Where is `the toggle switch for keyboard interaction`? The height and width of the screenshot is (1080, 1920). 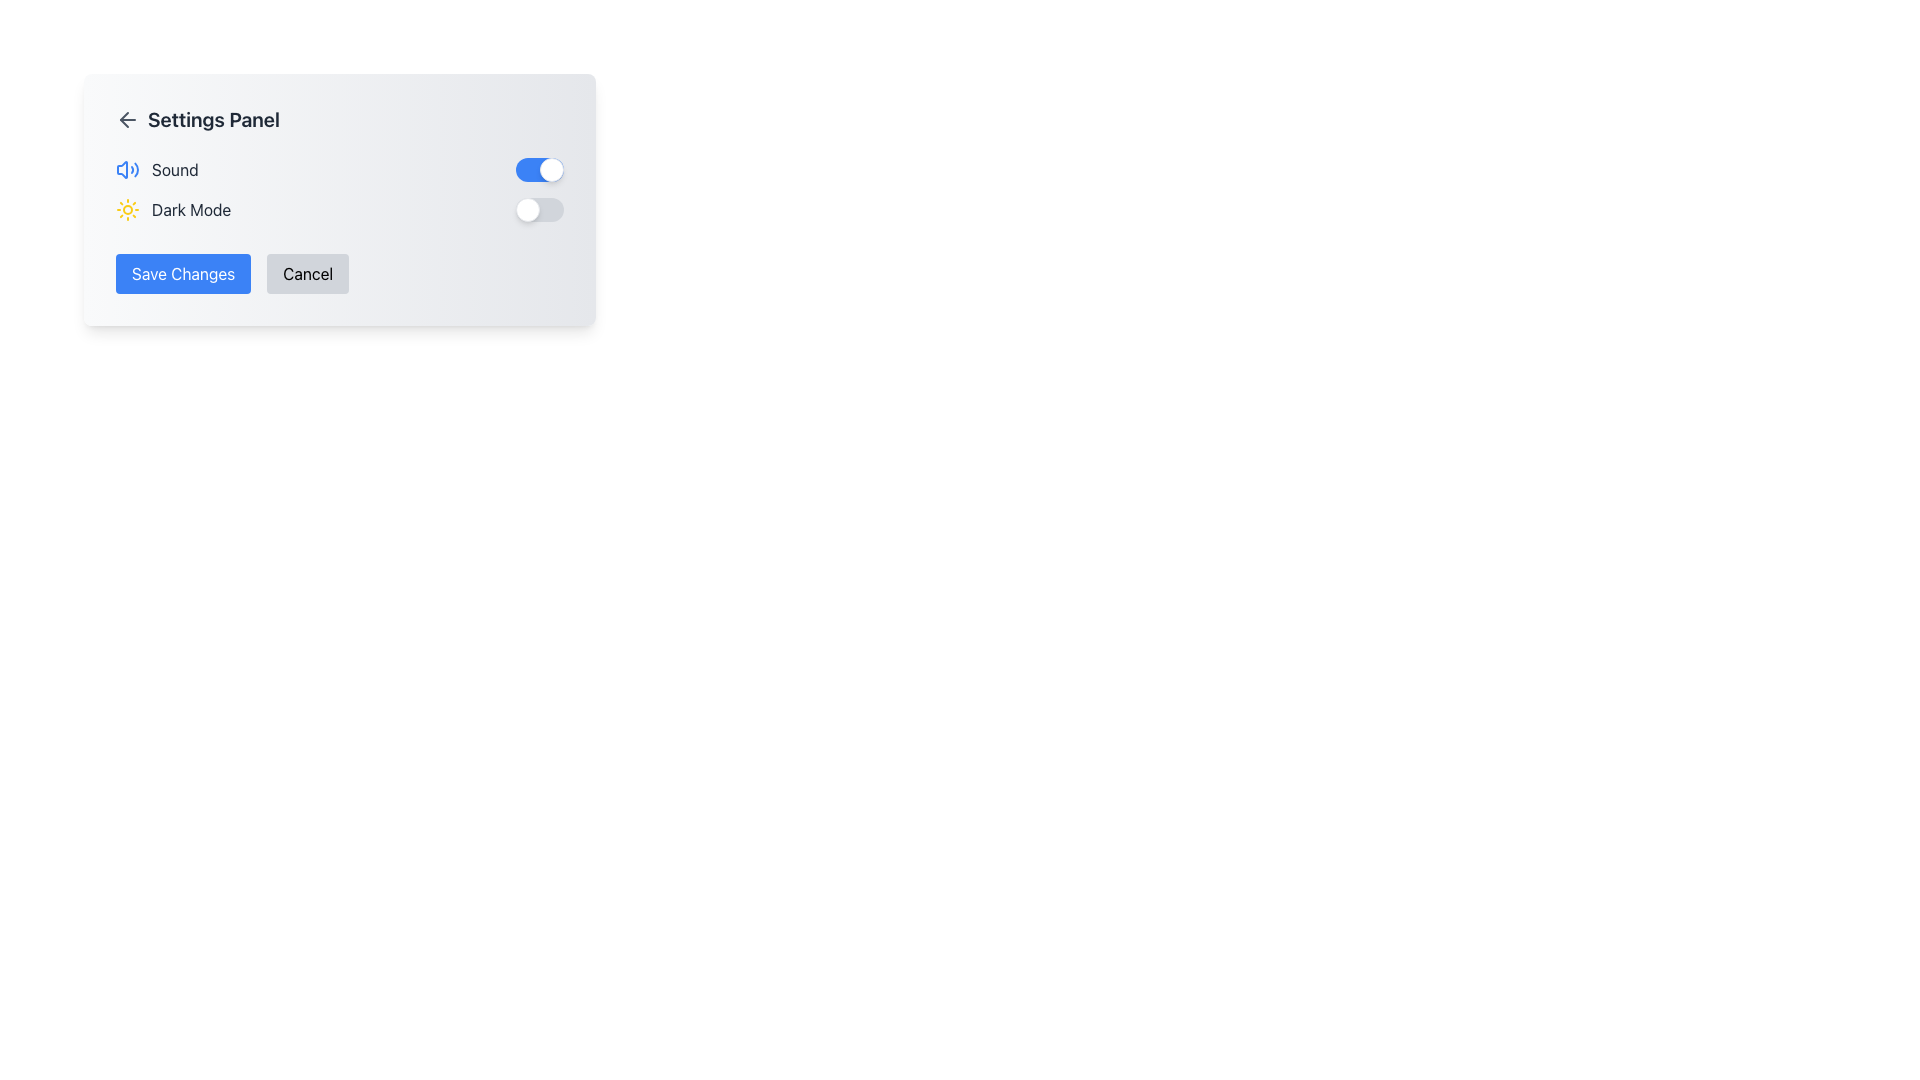
the toggle switch for keyboard interaction is located at coordinates (539, 209).